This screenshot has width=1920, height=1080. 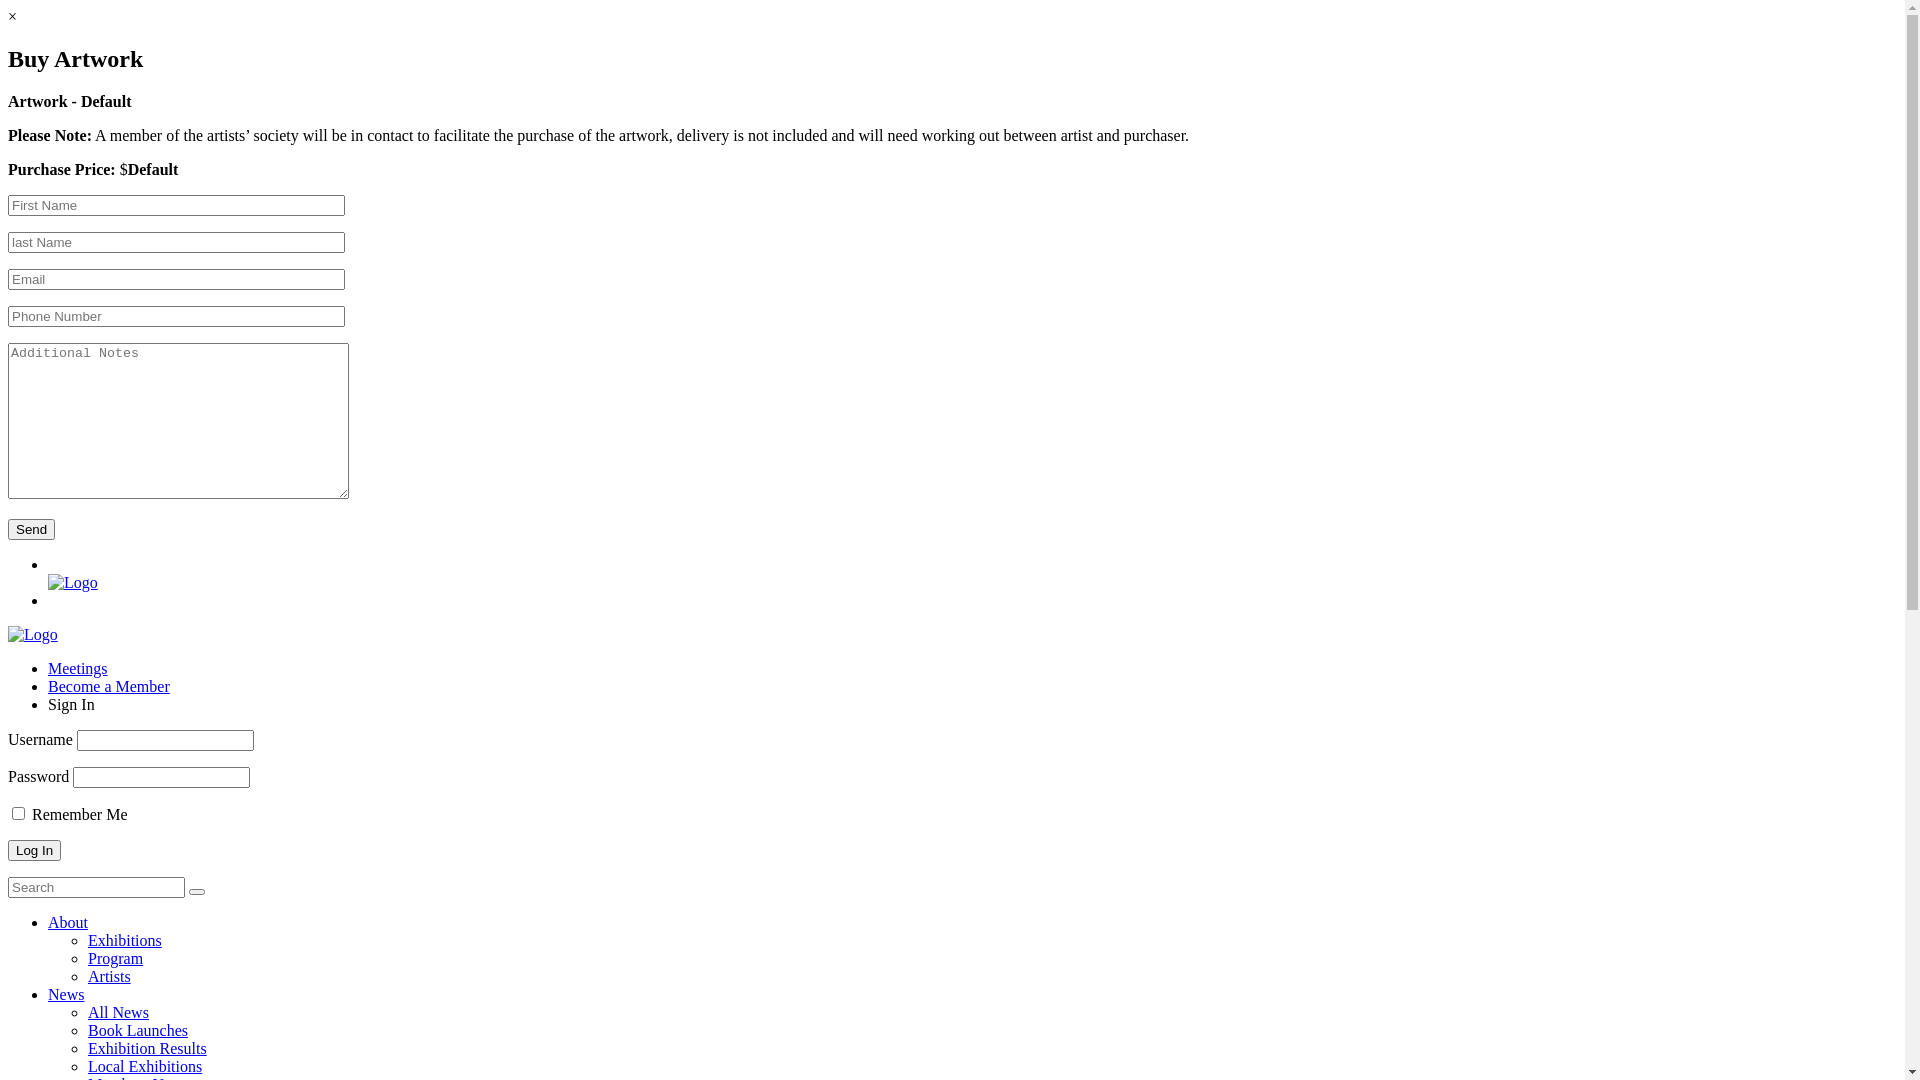 I want to click on 'Meetings', so click(x=77, y=668).